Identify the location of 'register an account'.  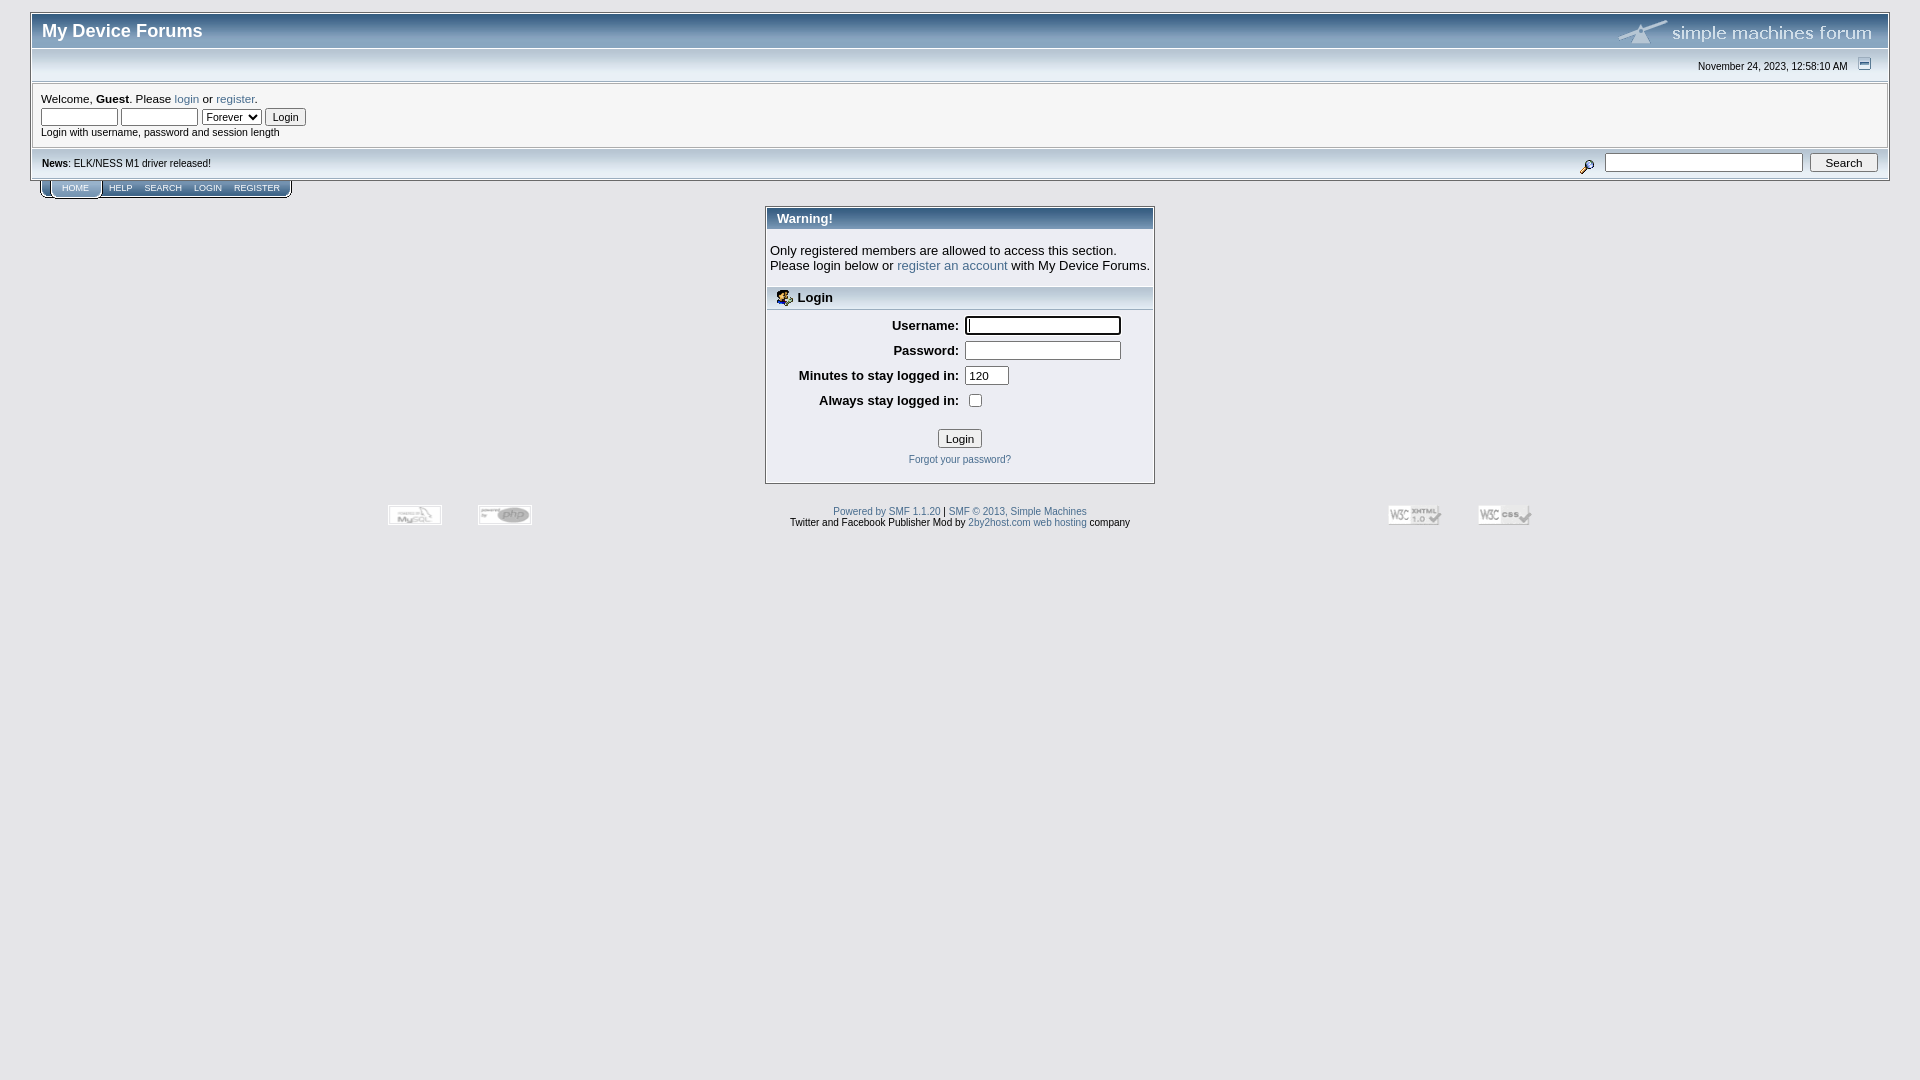
(896, 264).